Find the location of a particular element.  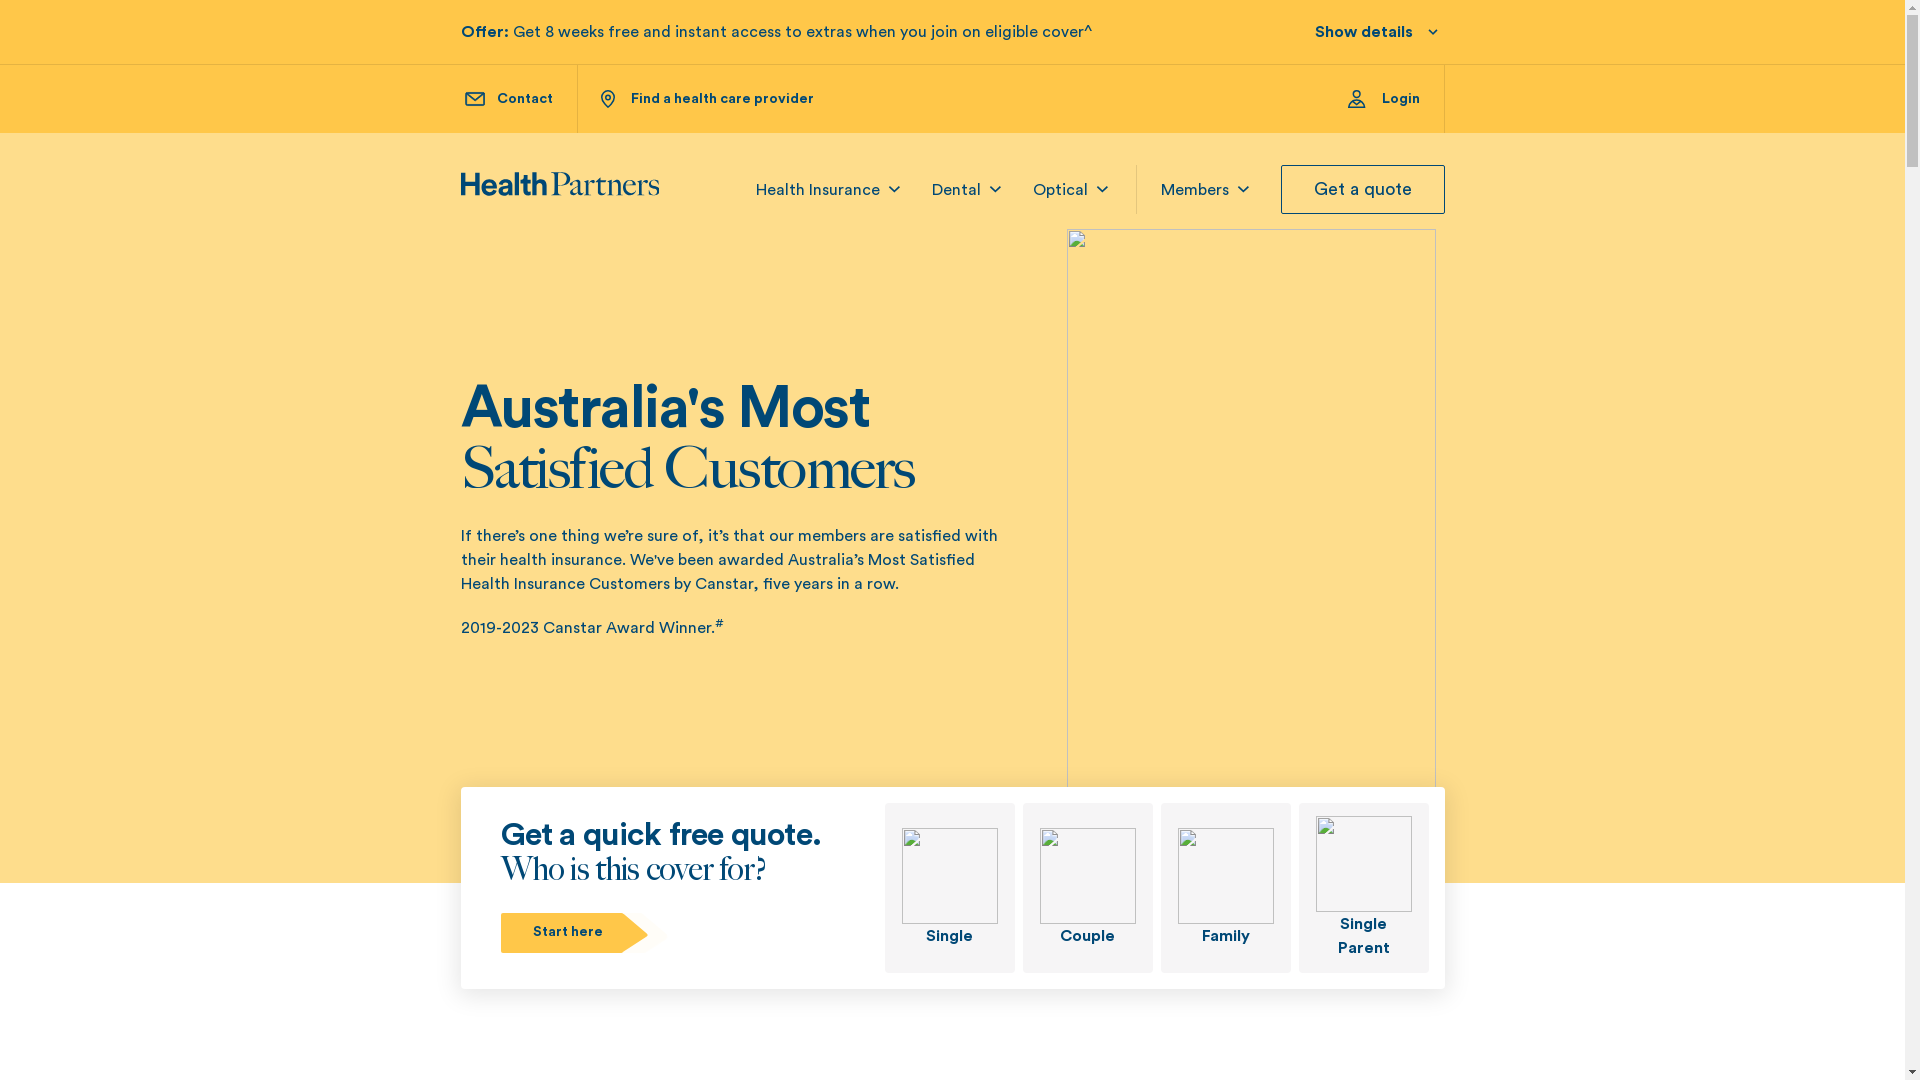

'Start here' is located at coordinates (584, 932).